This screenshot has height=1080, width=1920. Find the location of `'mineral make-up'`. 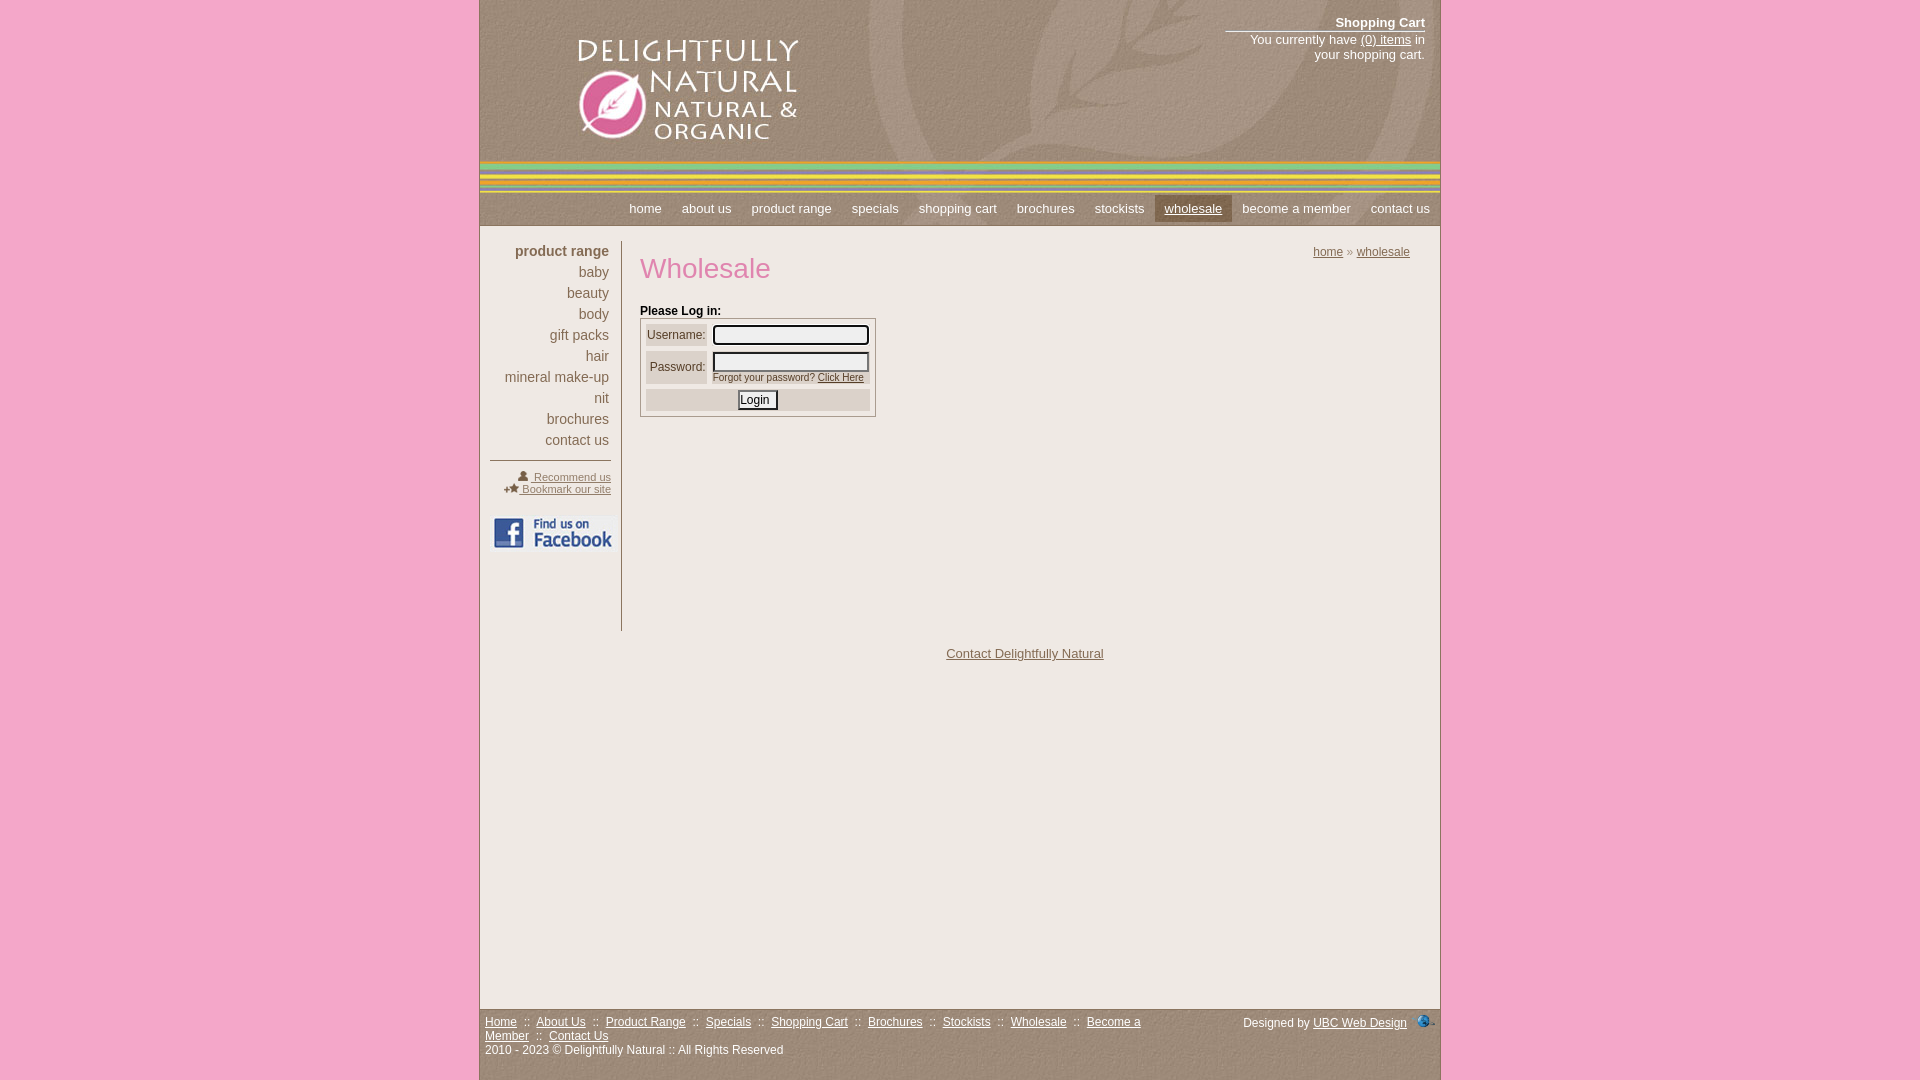

'mineral make-up' is located at coordinates (550, 377).